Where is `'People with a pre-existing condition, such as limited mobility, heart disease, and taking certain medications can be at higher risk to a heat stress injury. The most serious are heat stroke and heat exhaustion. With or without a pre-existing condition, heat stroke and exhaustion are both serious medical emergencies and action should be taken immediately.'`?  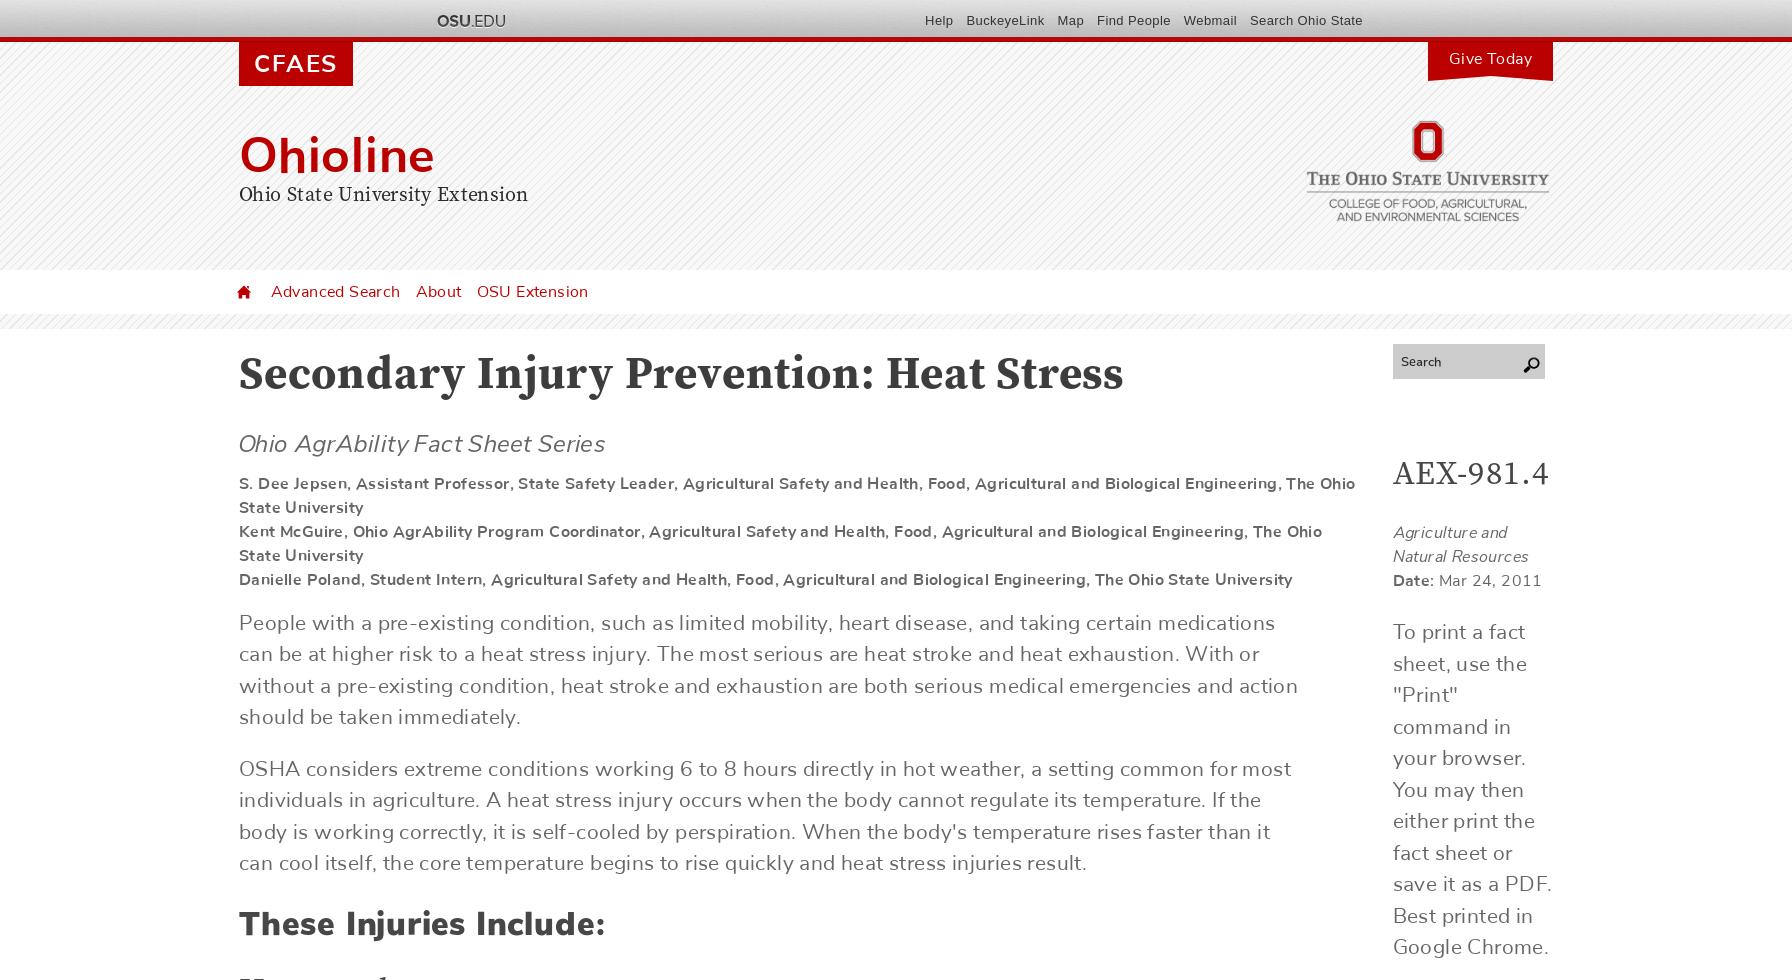 'People with a pre-existing condition, such as limited mobility, heart disease, and taking certain medications can be at higher risk to a heat stress injury. The most serious are heat stroke and heat exhaustion. With or without a pre-existing condition, heat stroke and exhaustion are both serious medical emergencies and action should be taken immediately.' is located at coordinates (768, 670).